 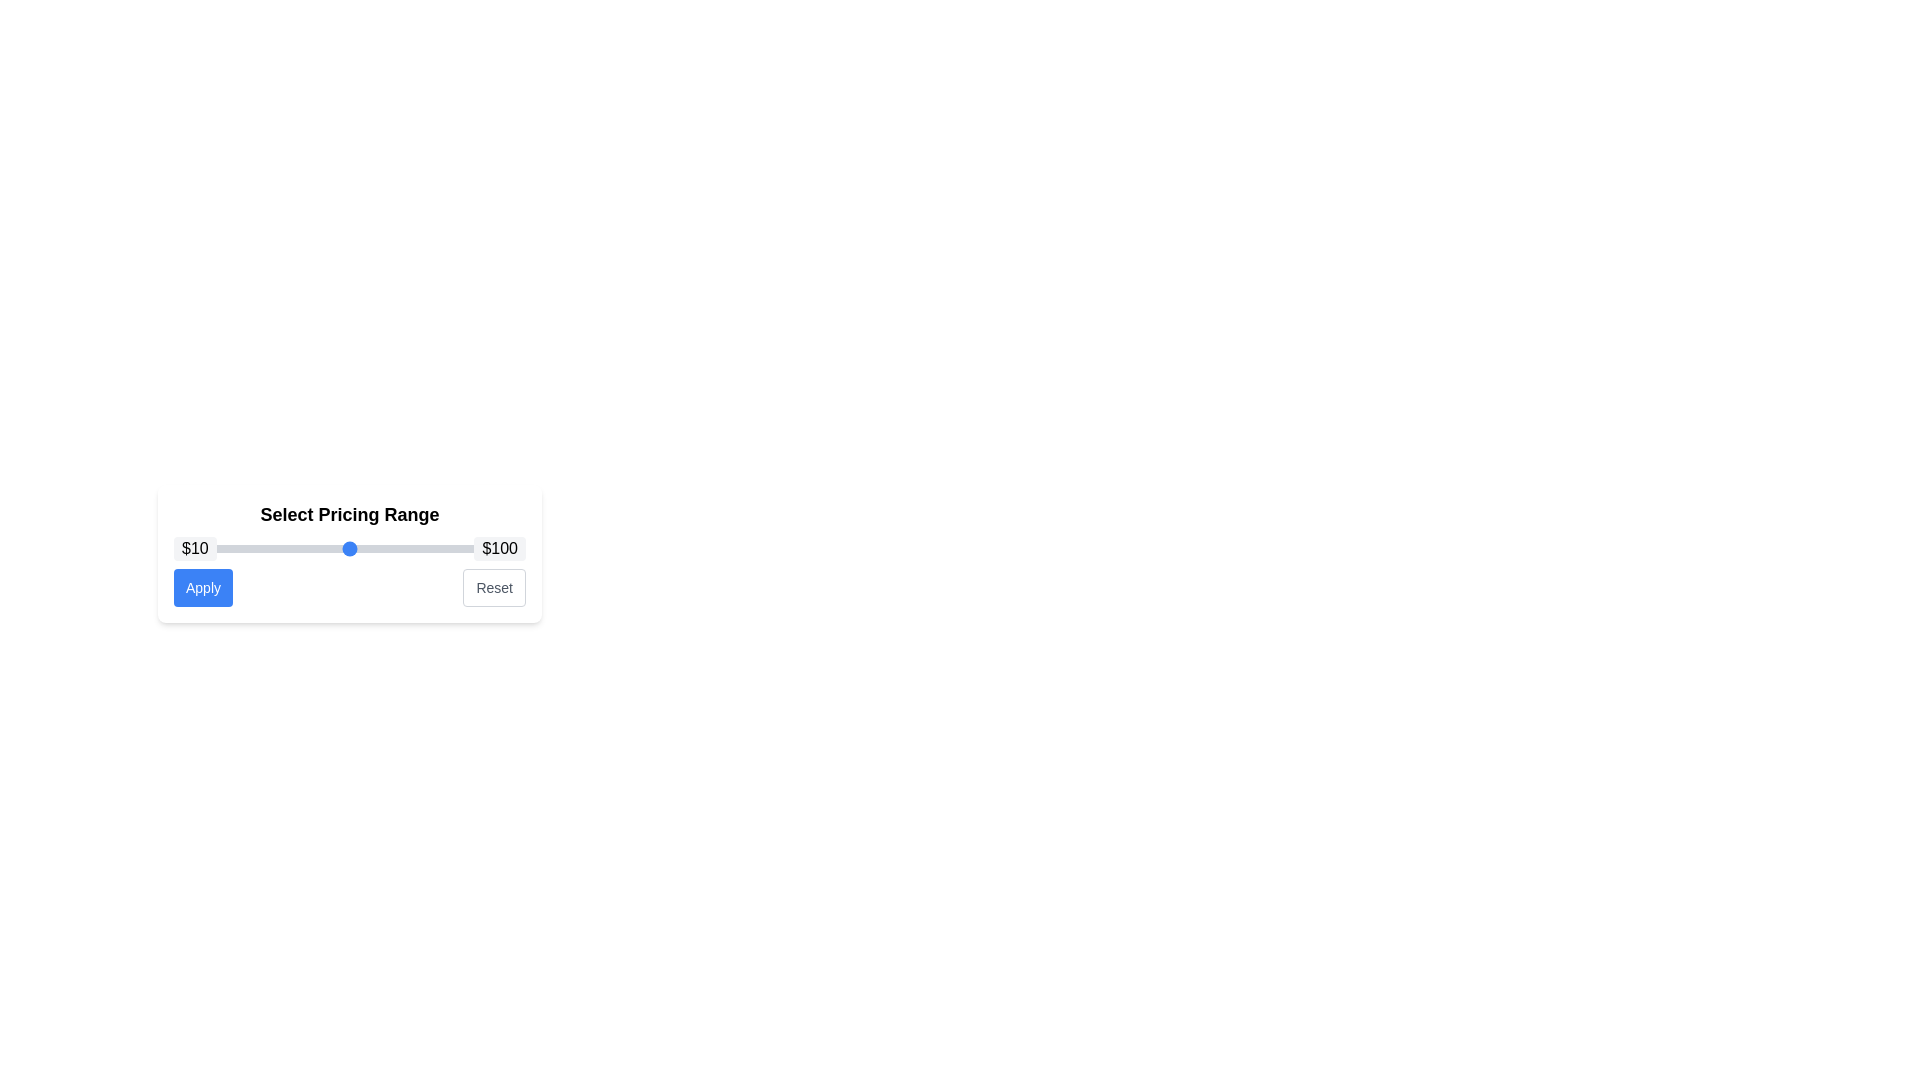 What do you see at coordinates (502, 548) in the screenshot?
I see `price slider` at bounding box center [502, 548].